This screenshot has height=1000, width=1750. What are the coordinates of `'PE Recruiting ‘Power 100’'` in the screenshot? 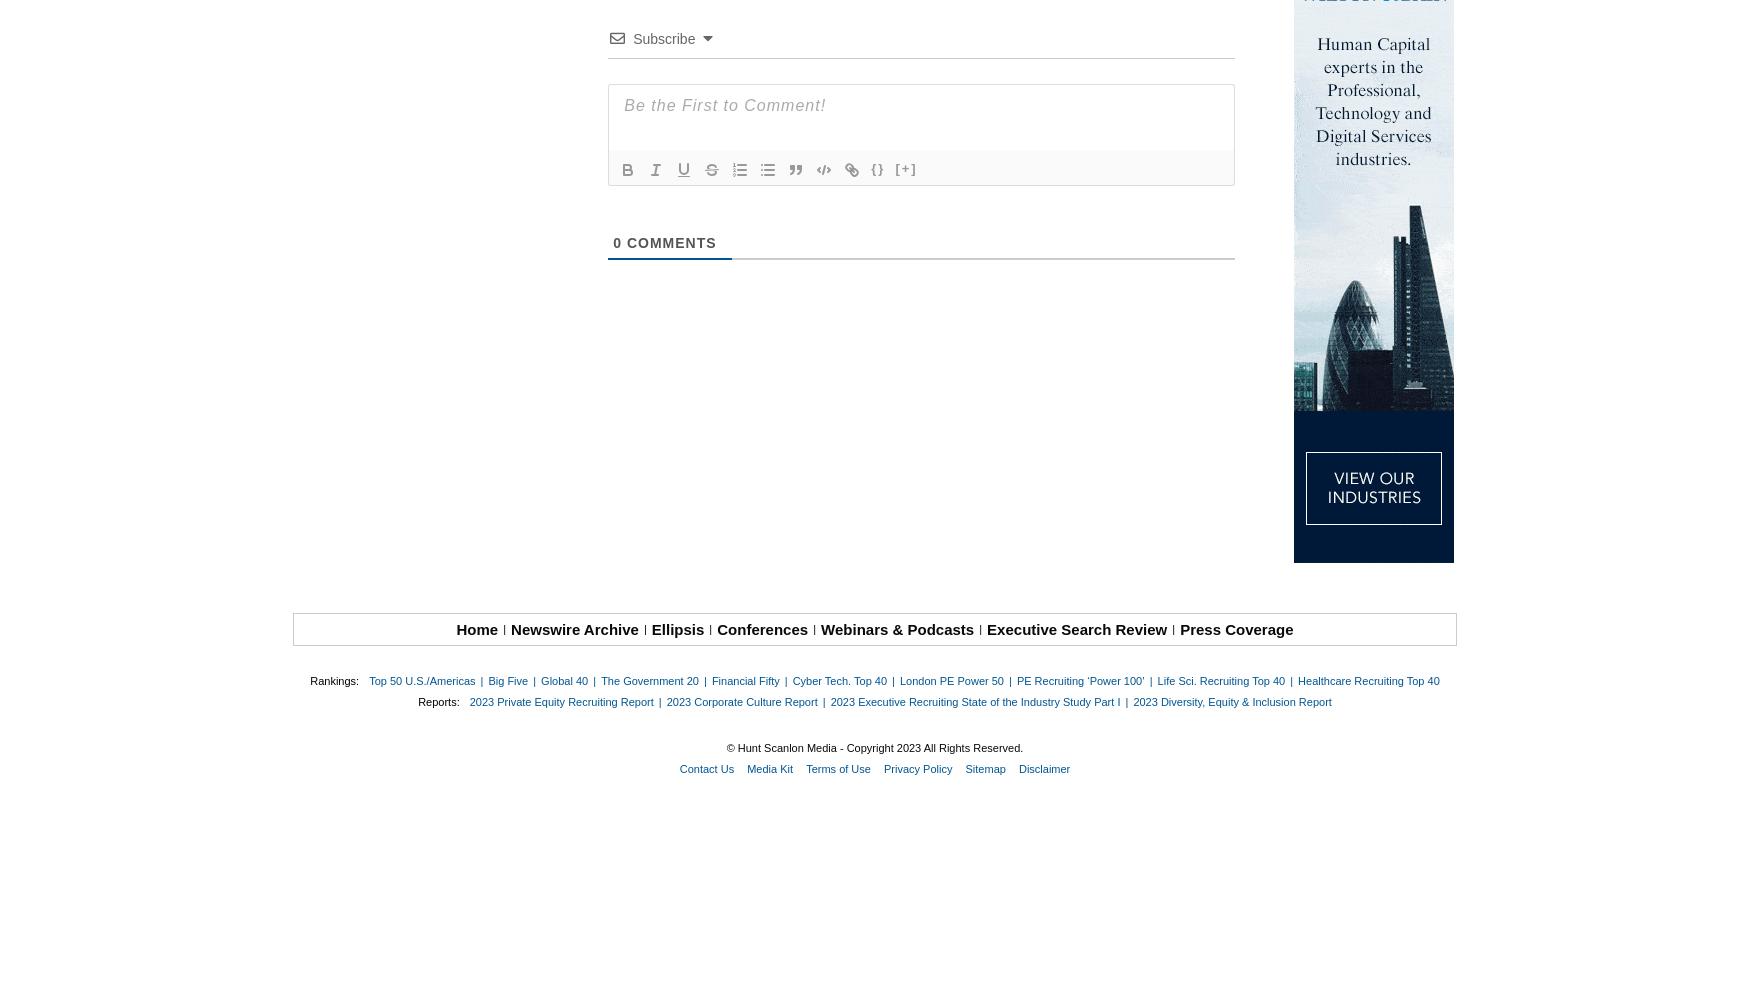 It's located at (1079, 681).